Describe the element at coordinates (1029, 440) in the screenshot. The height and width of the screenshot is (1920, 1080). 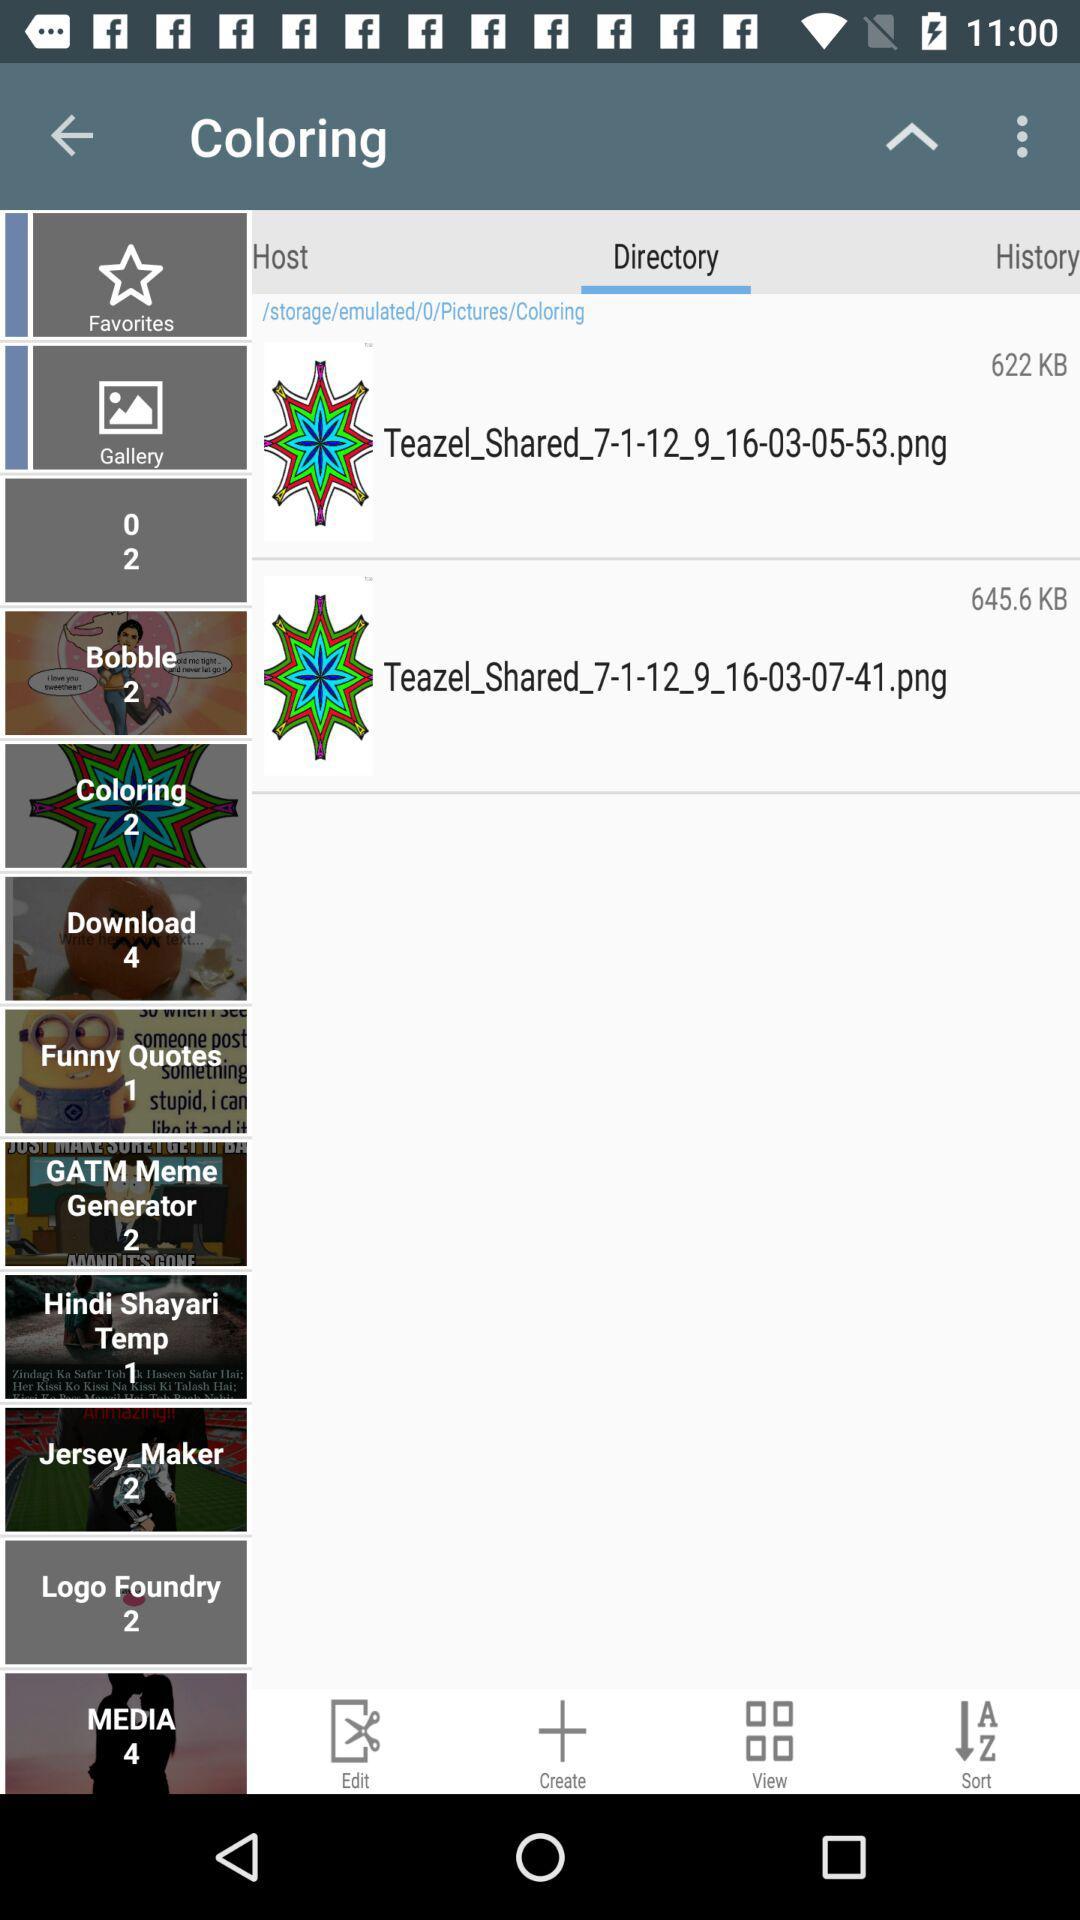
I see `the icon next to the teazel_shared_7 1 12_9_16 icon` at that location.